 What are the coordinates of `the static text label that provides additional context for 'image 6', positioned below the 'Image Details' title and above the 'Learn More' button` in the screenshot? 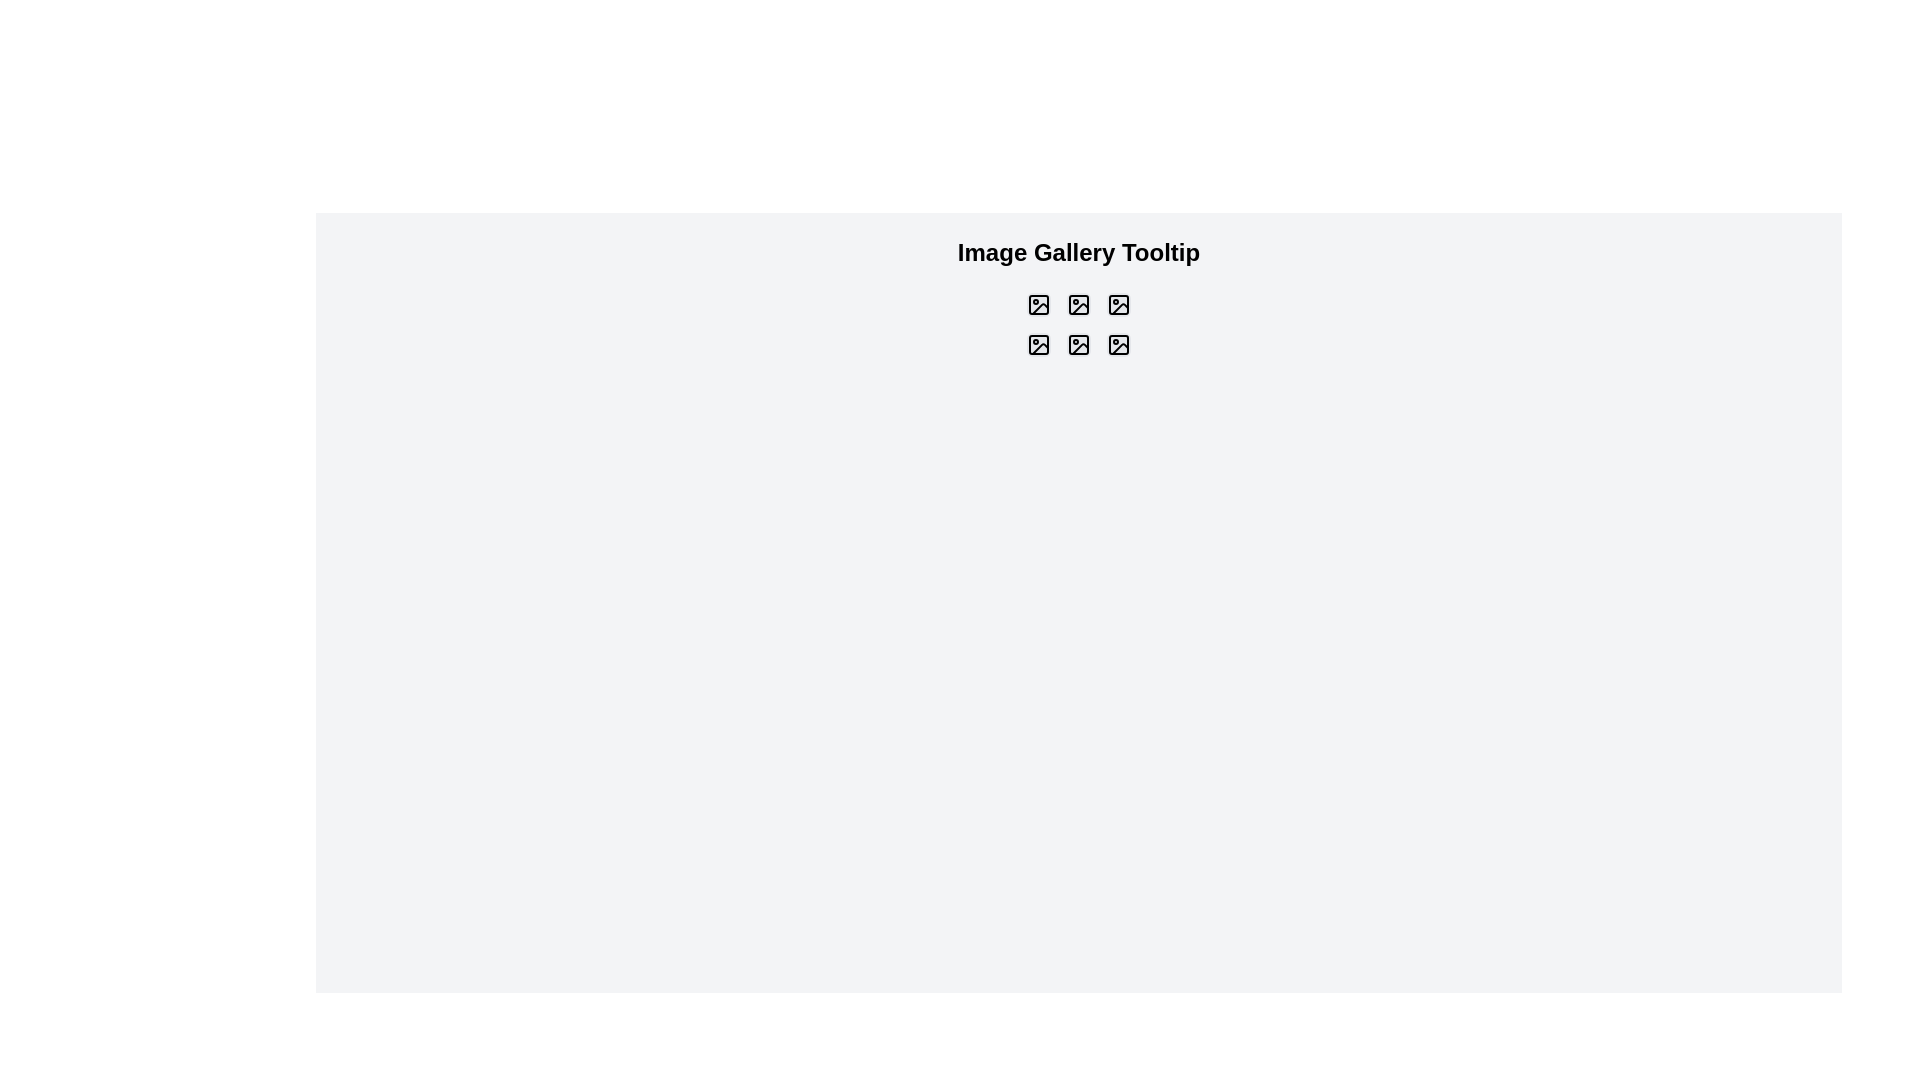 It's located at (1117, 335).